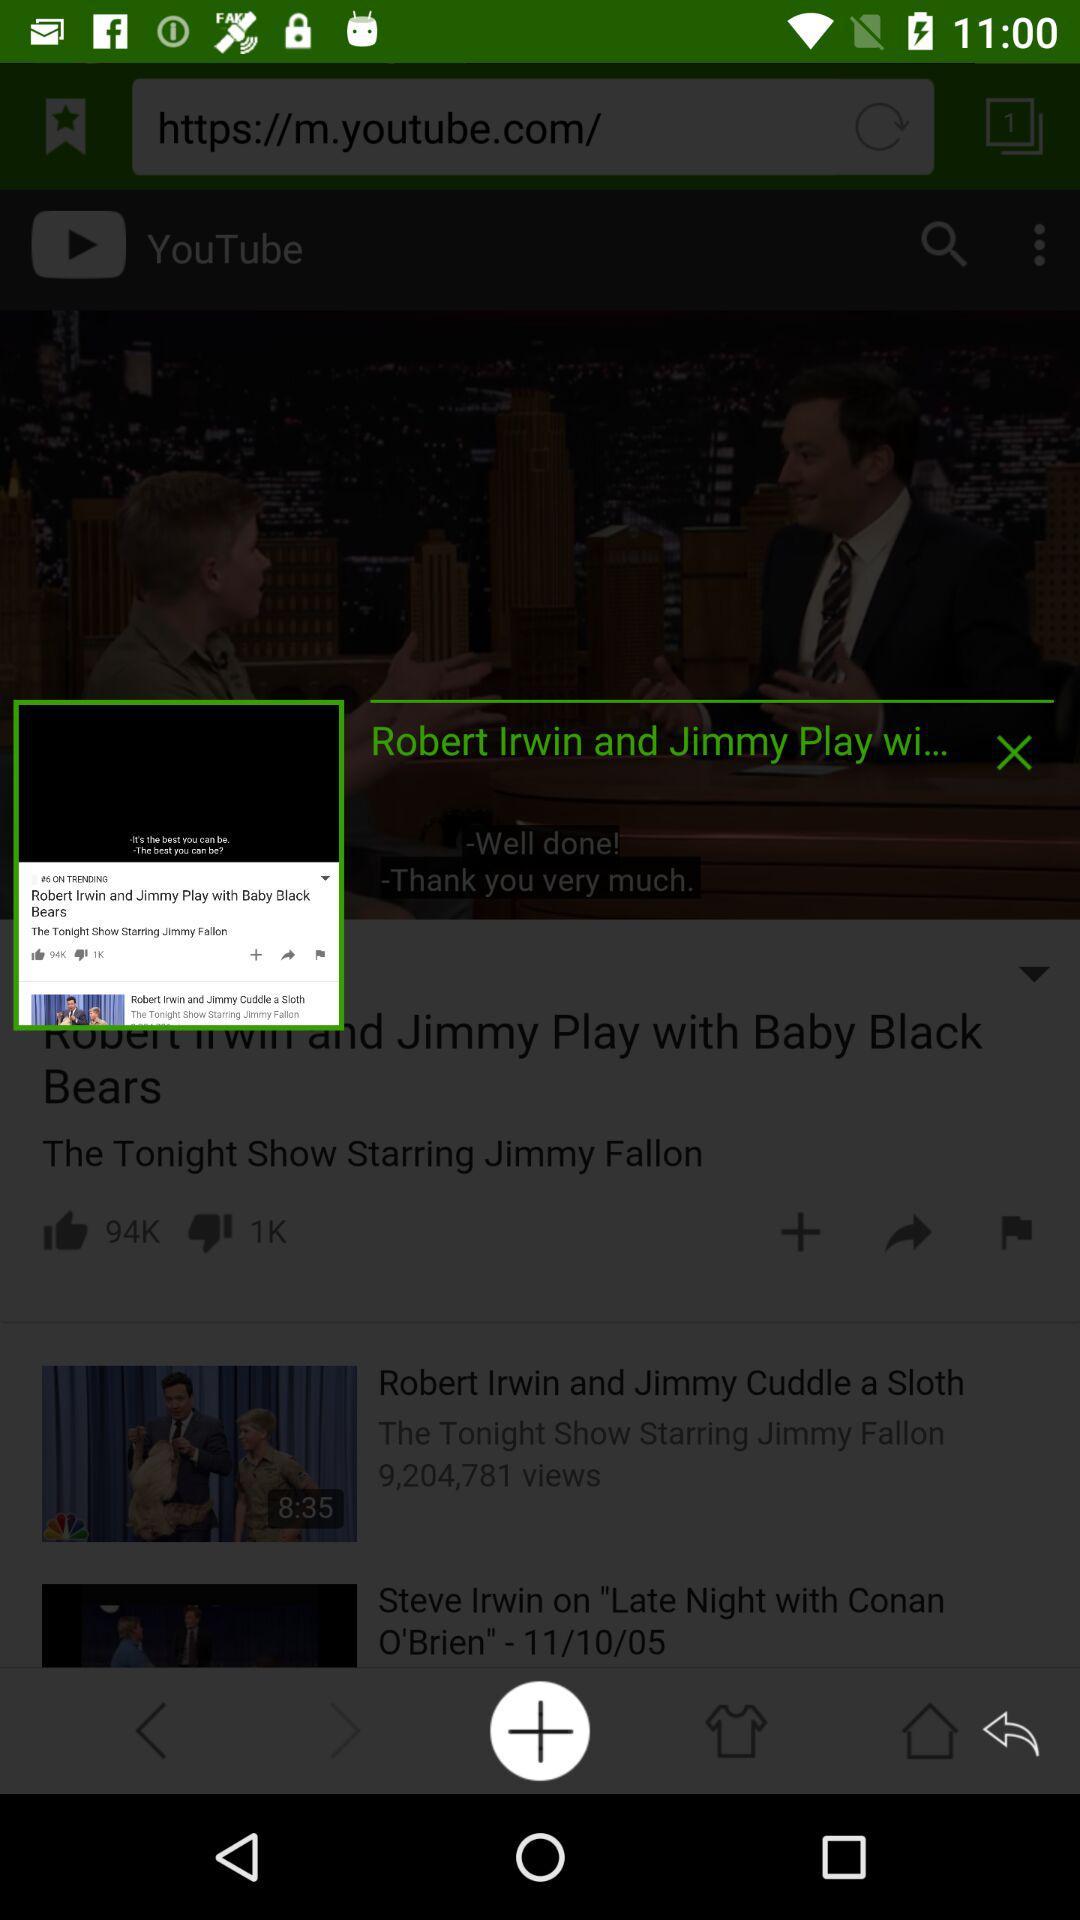  What do you see at coordinates (711, 701) in the screenshot?
I see `icon above robert irwin and item` at bounding box center [711, 701].